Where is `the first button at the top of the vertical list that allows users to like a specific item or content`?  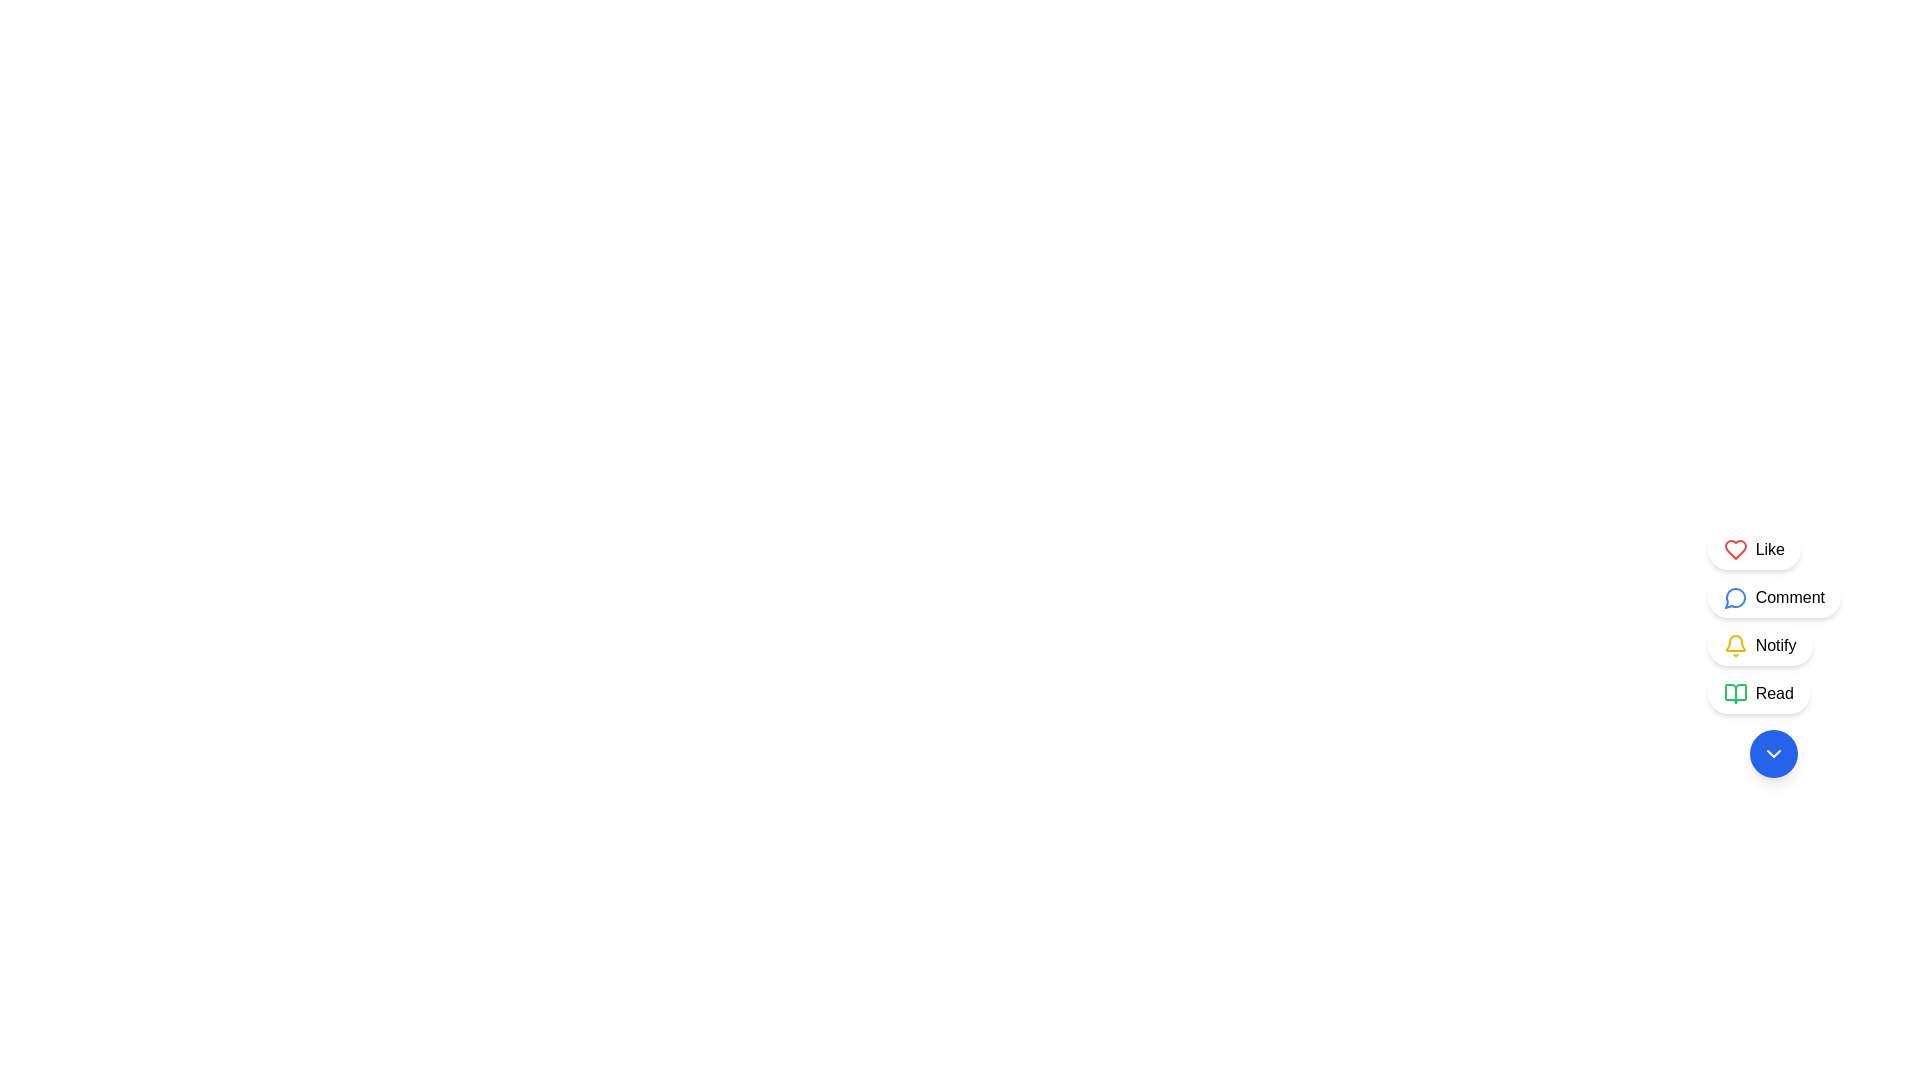
the first button at the top of the vertical list that allows users to like a specific item or content is located at coordinates (1753, 550).